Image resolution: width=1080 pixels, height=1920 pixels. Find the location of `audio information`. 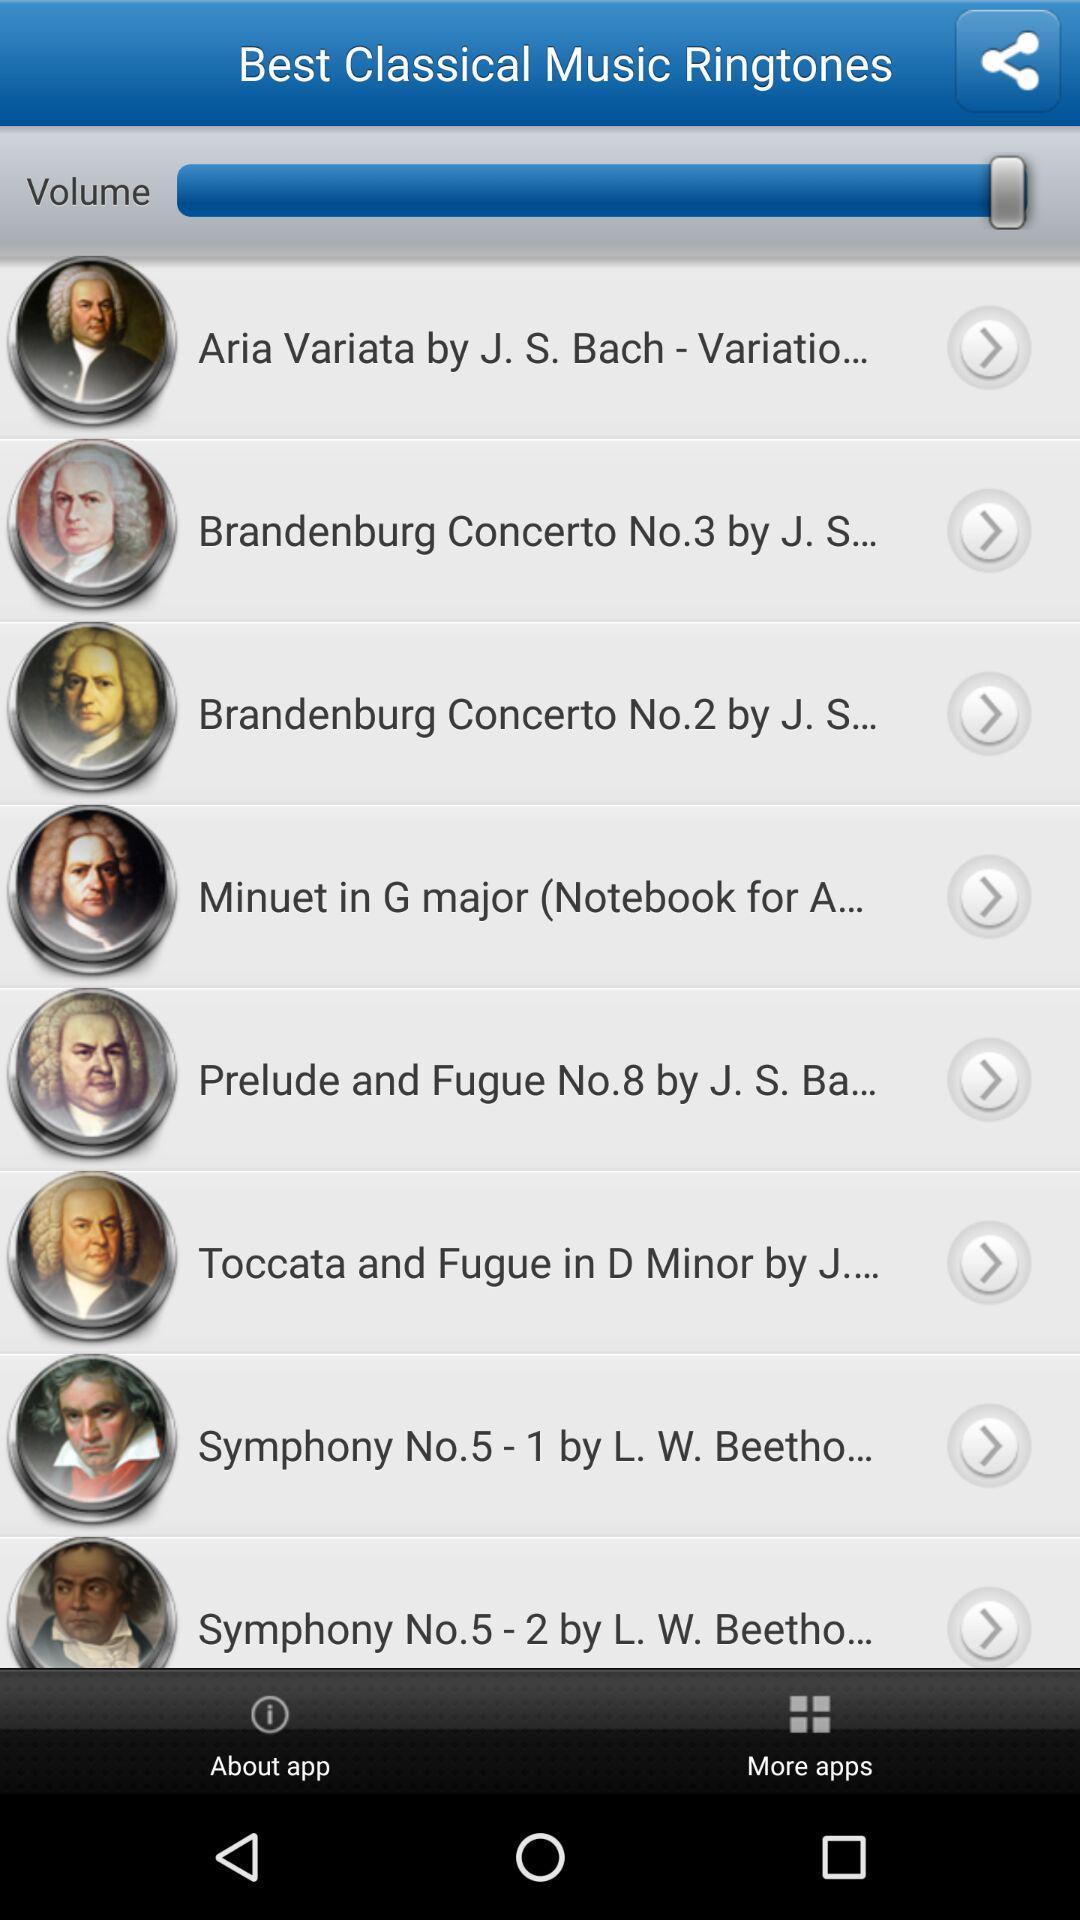

audio information is located at coordinates (987, 529).